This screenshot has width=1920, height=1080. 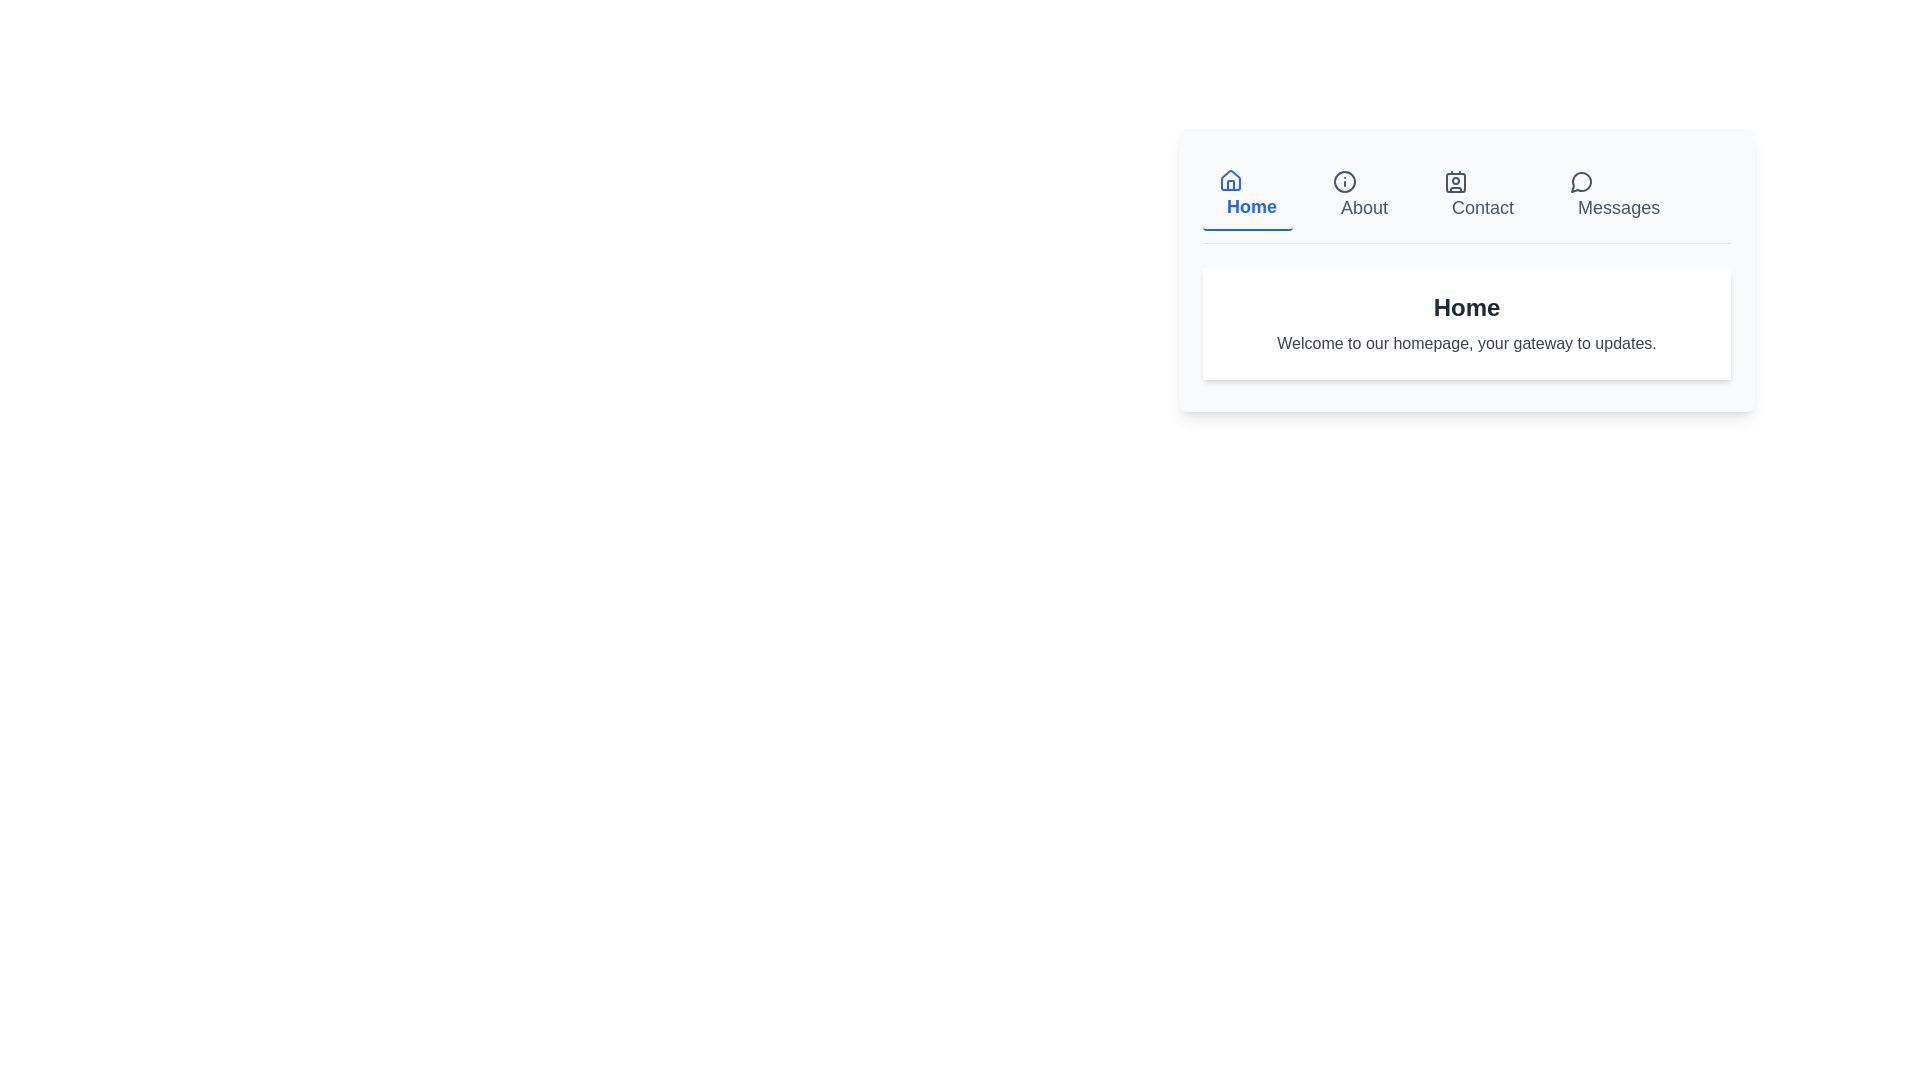 What do you see at coordinates (1614, 196) in the screenshot?
I see `the tab labeled Messages` at bounding box center [1614, 196].